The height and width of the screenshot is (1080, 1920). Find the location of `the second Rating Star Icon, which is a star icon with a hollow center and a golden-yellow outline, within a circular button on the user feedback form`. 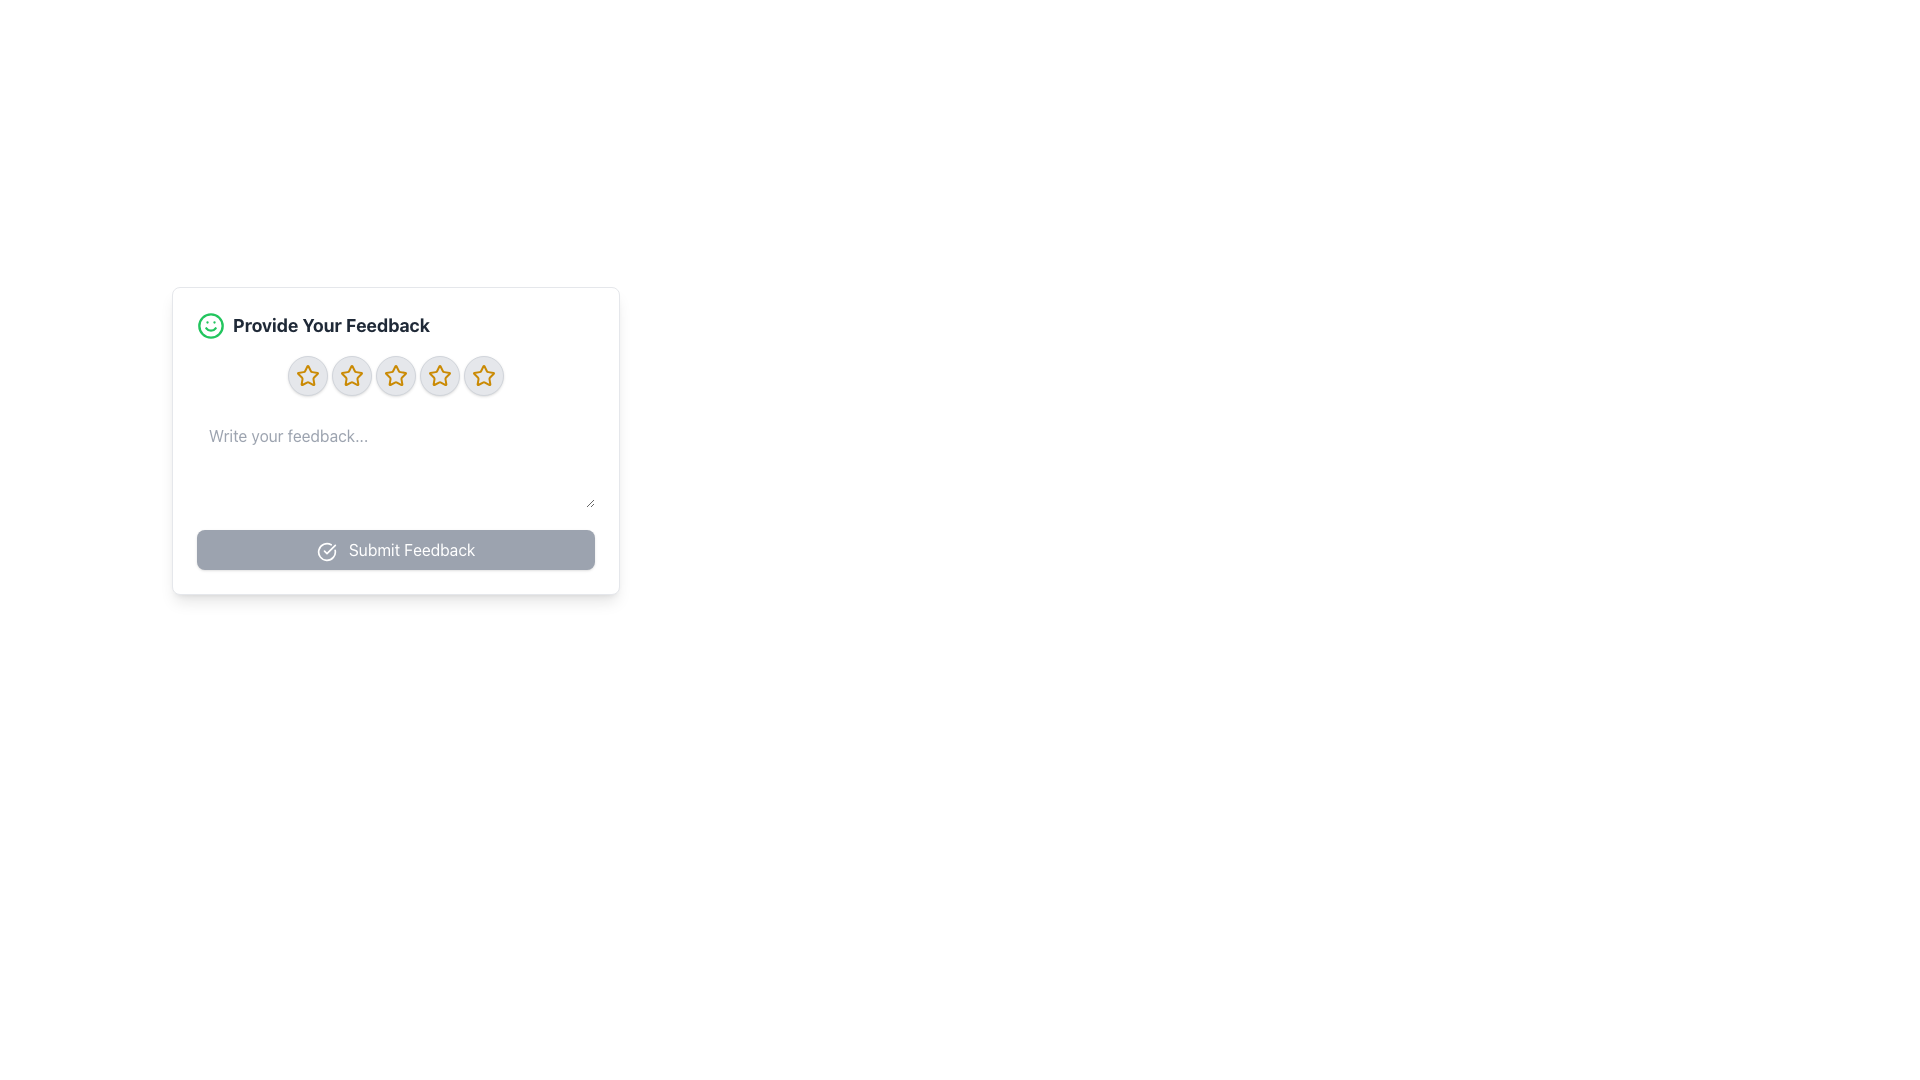

the second Rating Star Icon, which is a star icon with a hollow center and a golden-yellow outline, within a circular button on the user feedback form is located at coordinates (351, 375).